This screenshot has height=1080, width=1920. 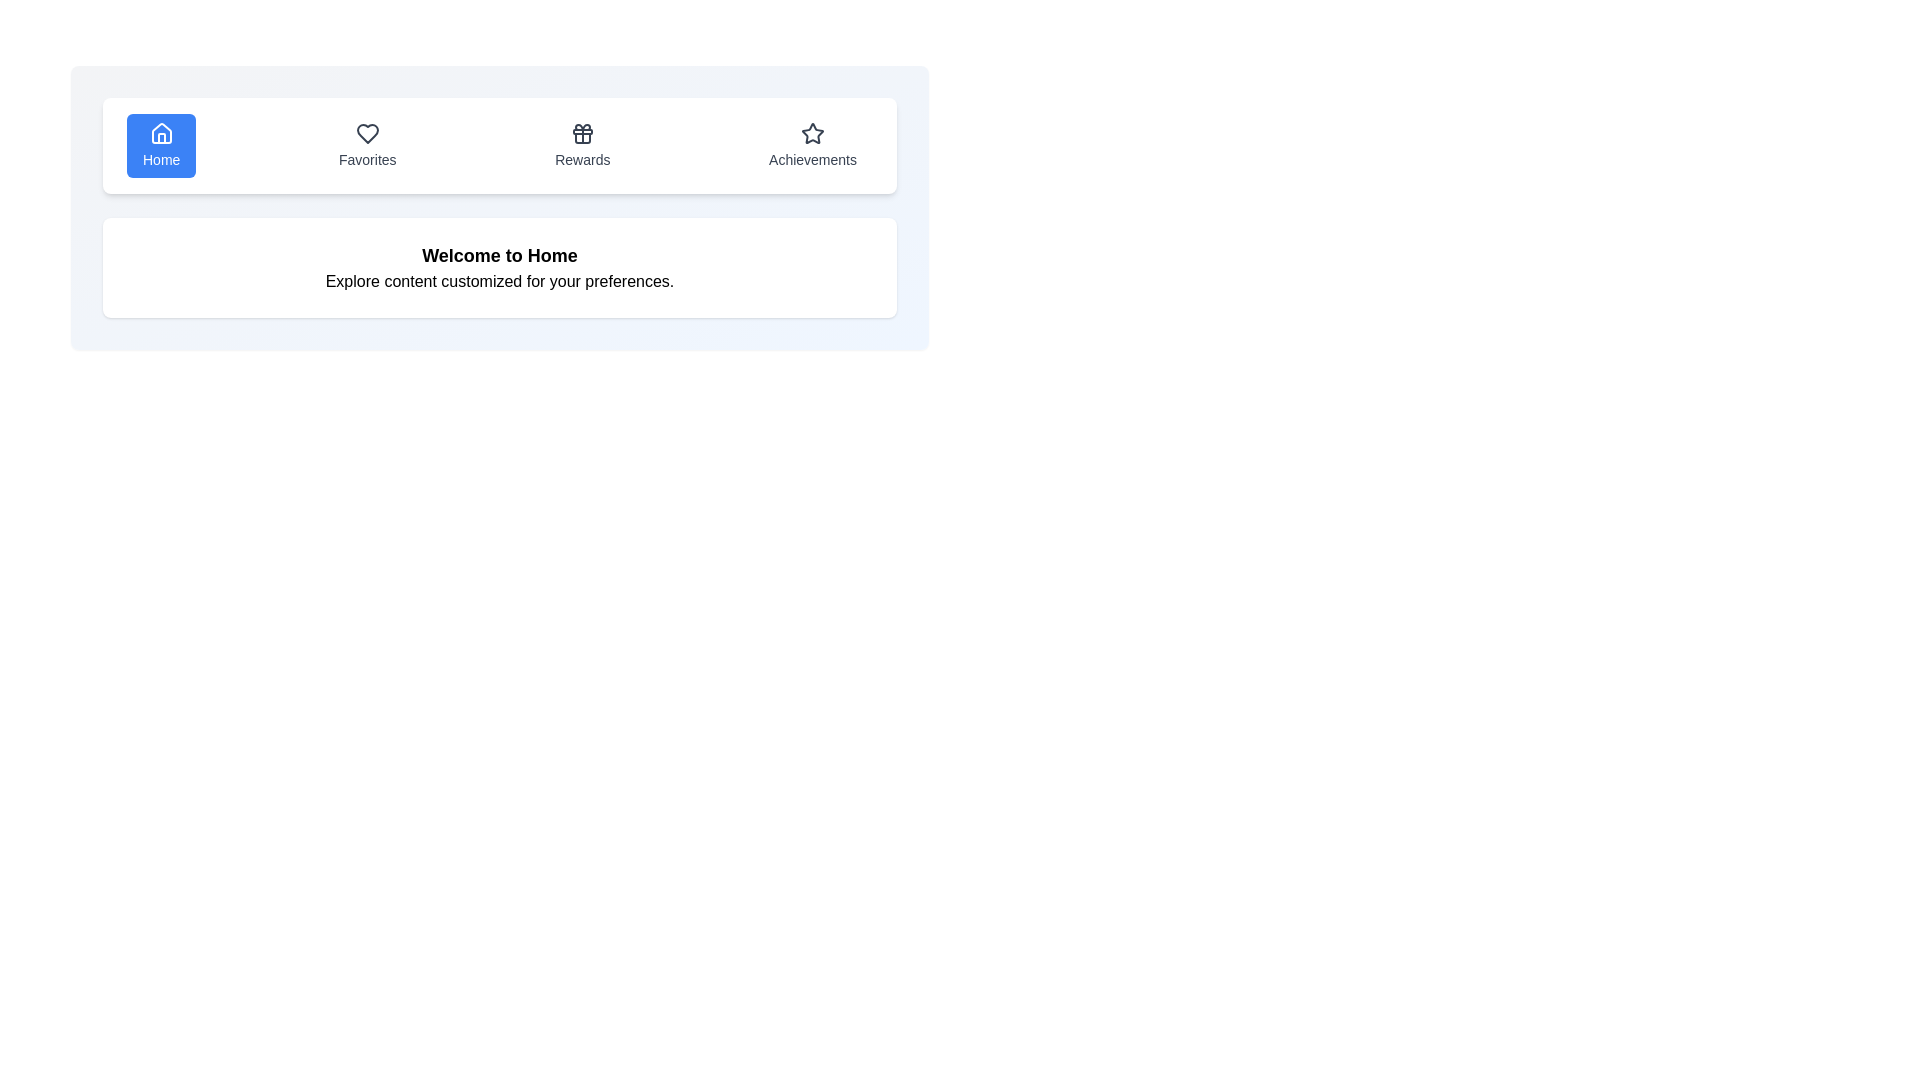 I want to click on the center of the 'Home' button, which features a blue background, white text, and a house icon, so click(x=161, y=145).